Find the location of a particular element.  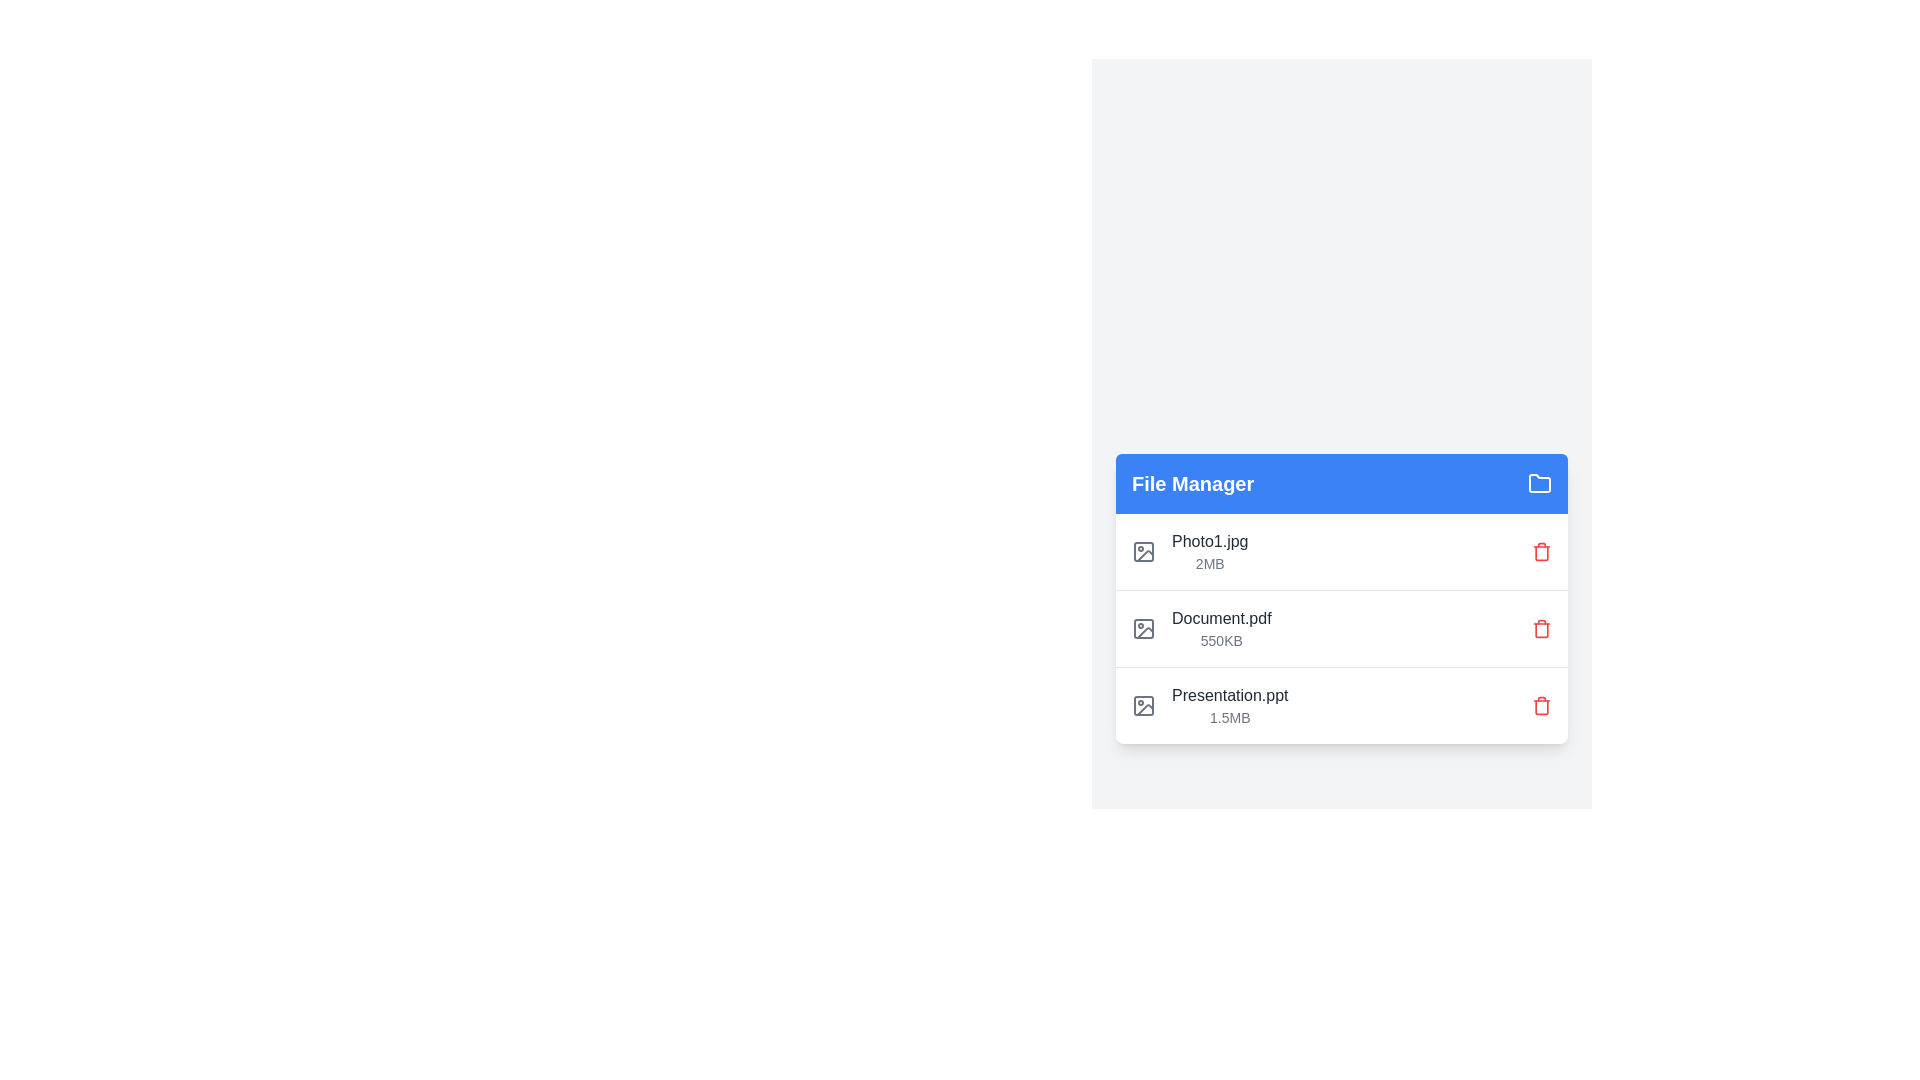

the text display element that shows the name and size of the file, positioned as the third entry is located at coordinates (1228, 704).